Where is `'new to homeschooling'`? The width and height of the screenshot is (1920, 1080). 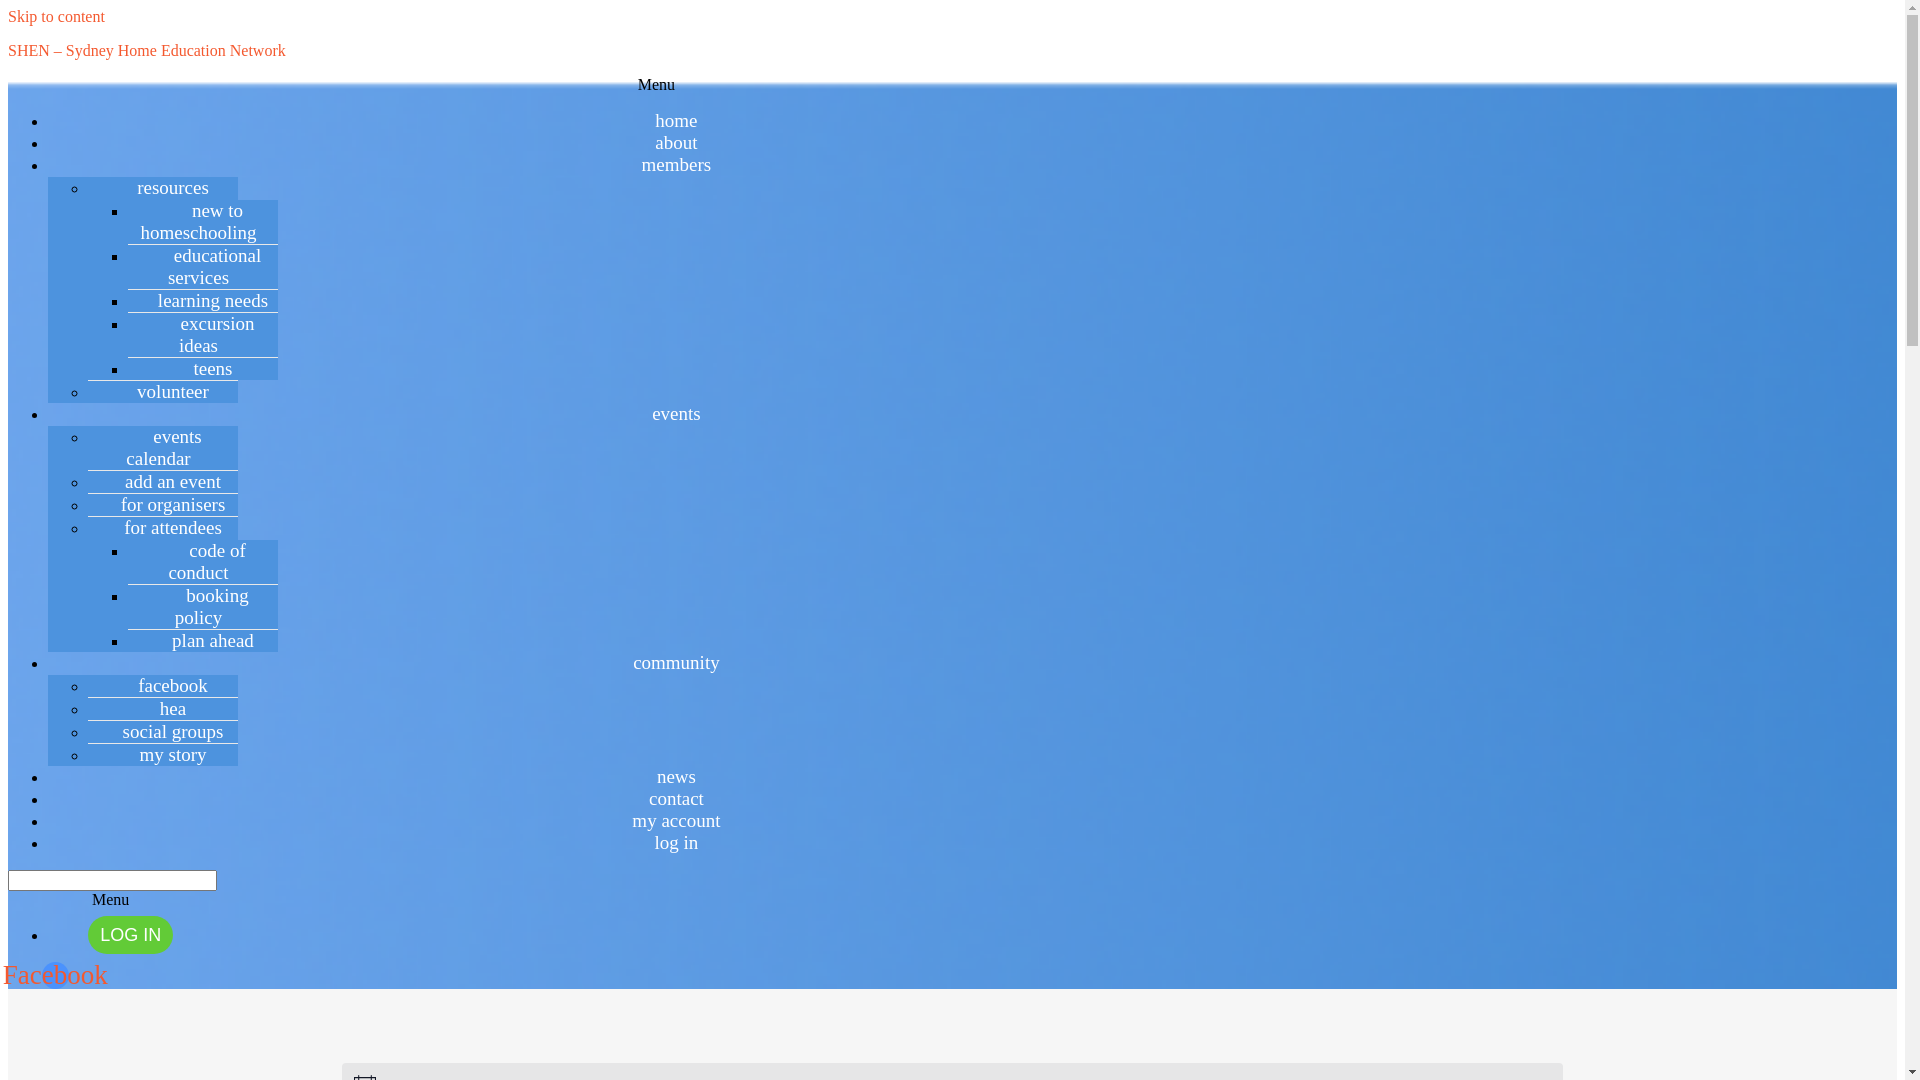 'new to homeschooling' is located at coordinates (202, 221).